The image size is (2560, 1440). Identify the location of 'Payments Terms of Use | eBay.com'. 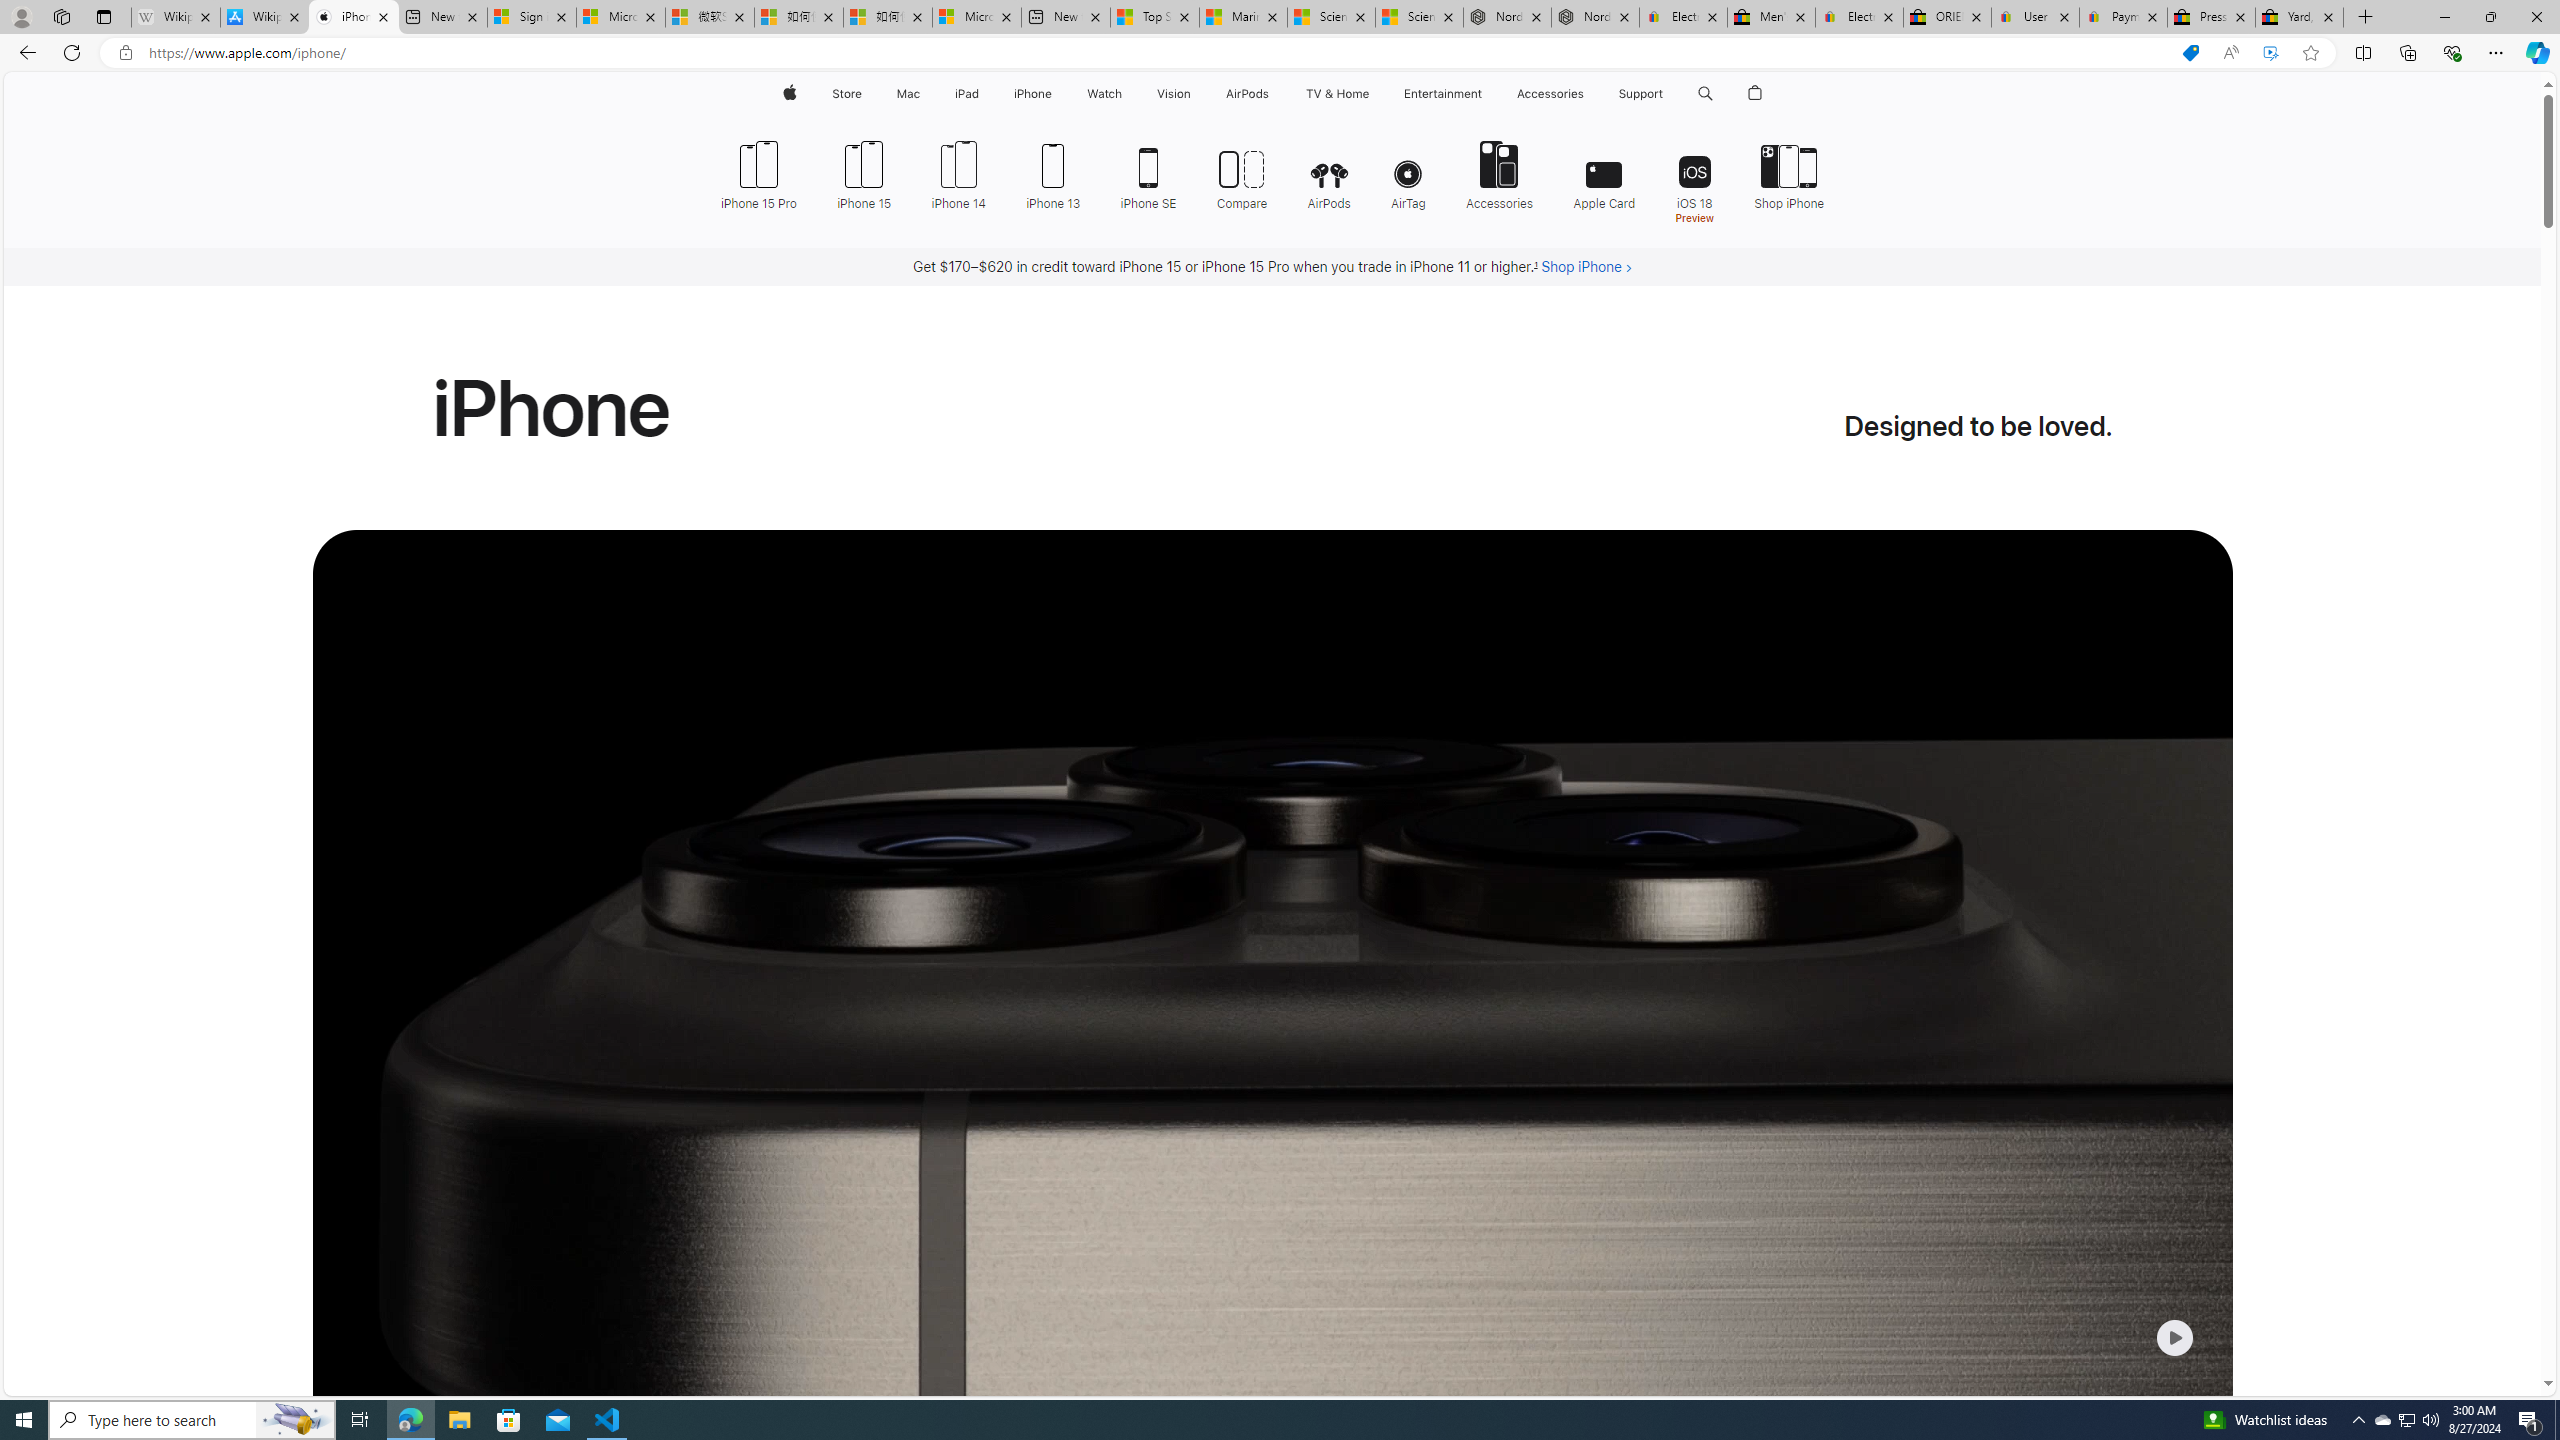
(2123, 16).